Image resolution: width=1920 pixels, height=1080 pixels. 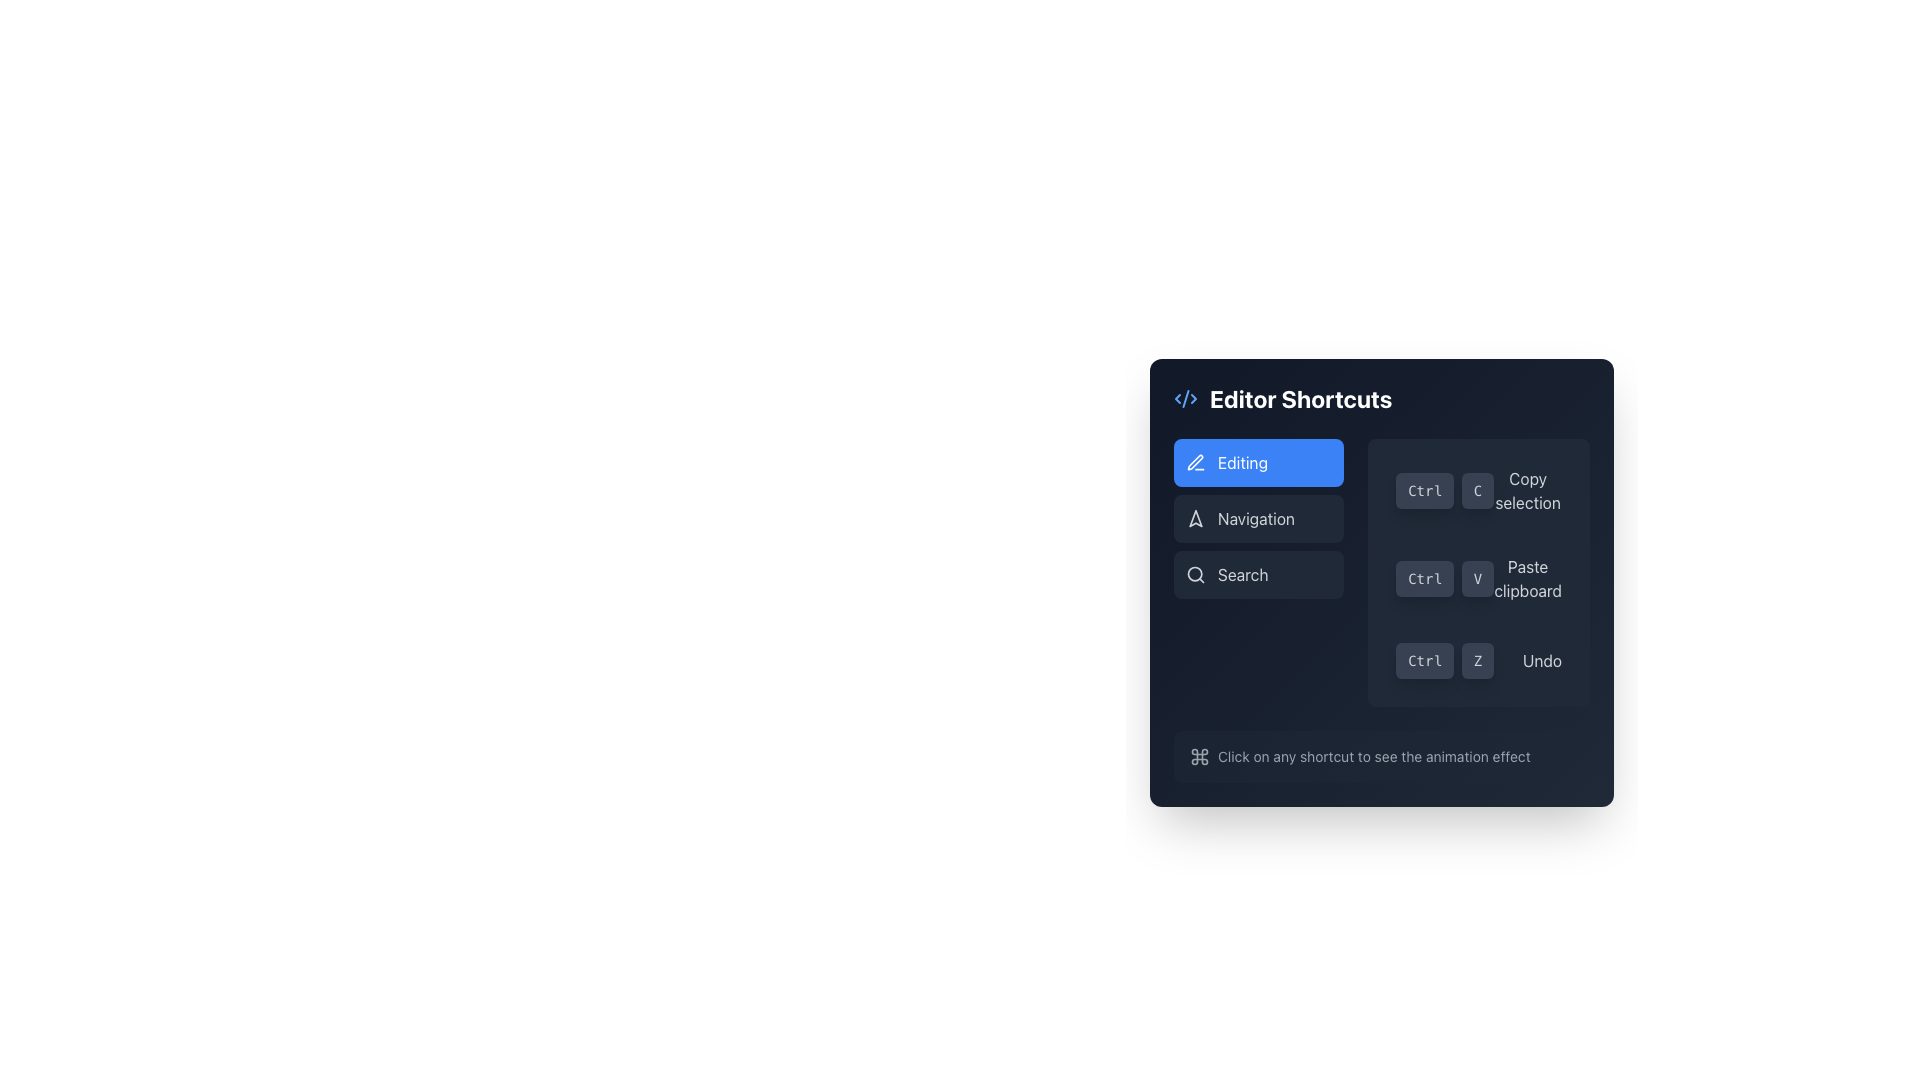 I want to click on the 'Paste clipboard' text label, which is styled in gray and located under the 'Ctrl V' shortcut button in the 'Editor Shortcuts' interface, so click(x=1527, y=578).